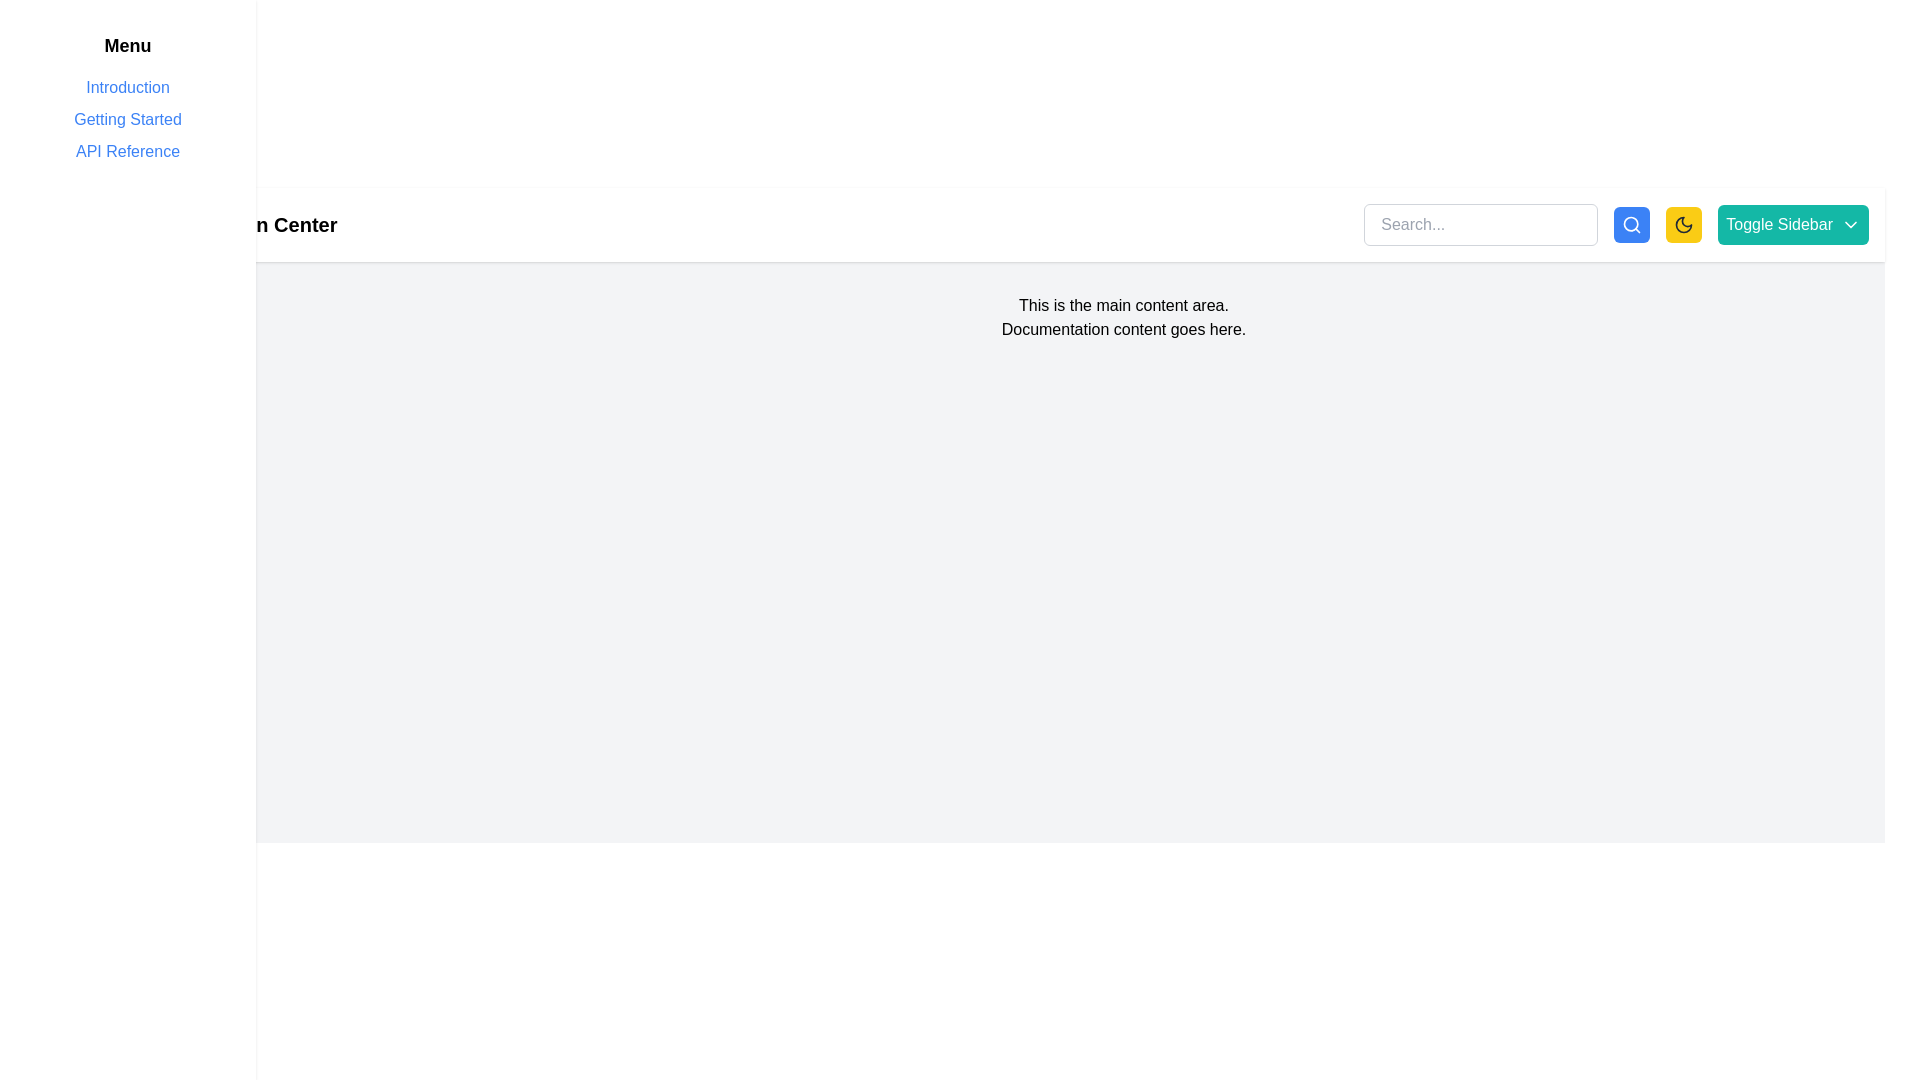 The image size is (1920, 1080). Describe the element at coordinates (127, 87) in the screenshot. I see `the 'Introduction' text link located at the top-left corner of the sidebar menu, which serves as a navigation link to the documentation section` at that location.